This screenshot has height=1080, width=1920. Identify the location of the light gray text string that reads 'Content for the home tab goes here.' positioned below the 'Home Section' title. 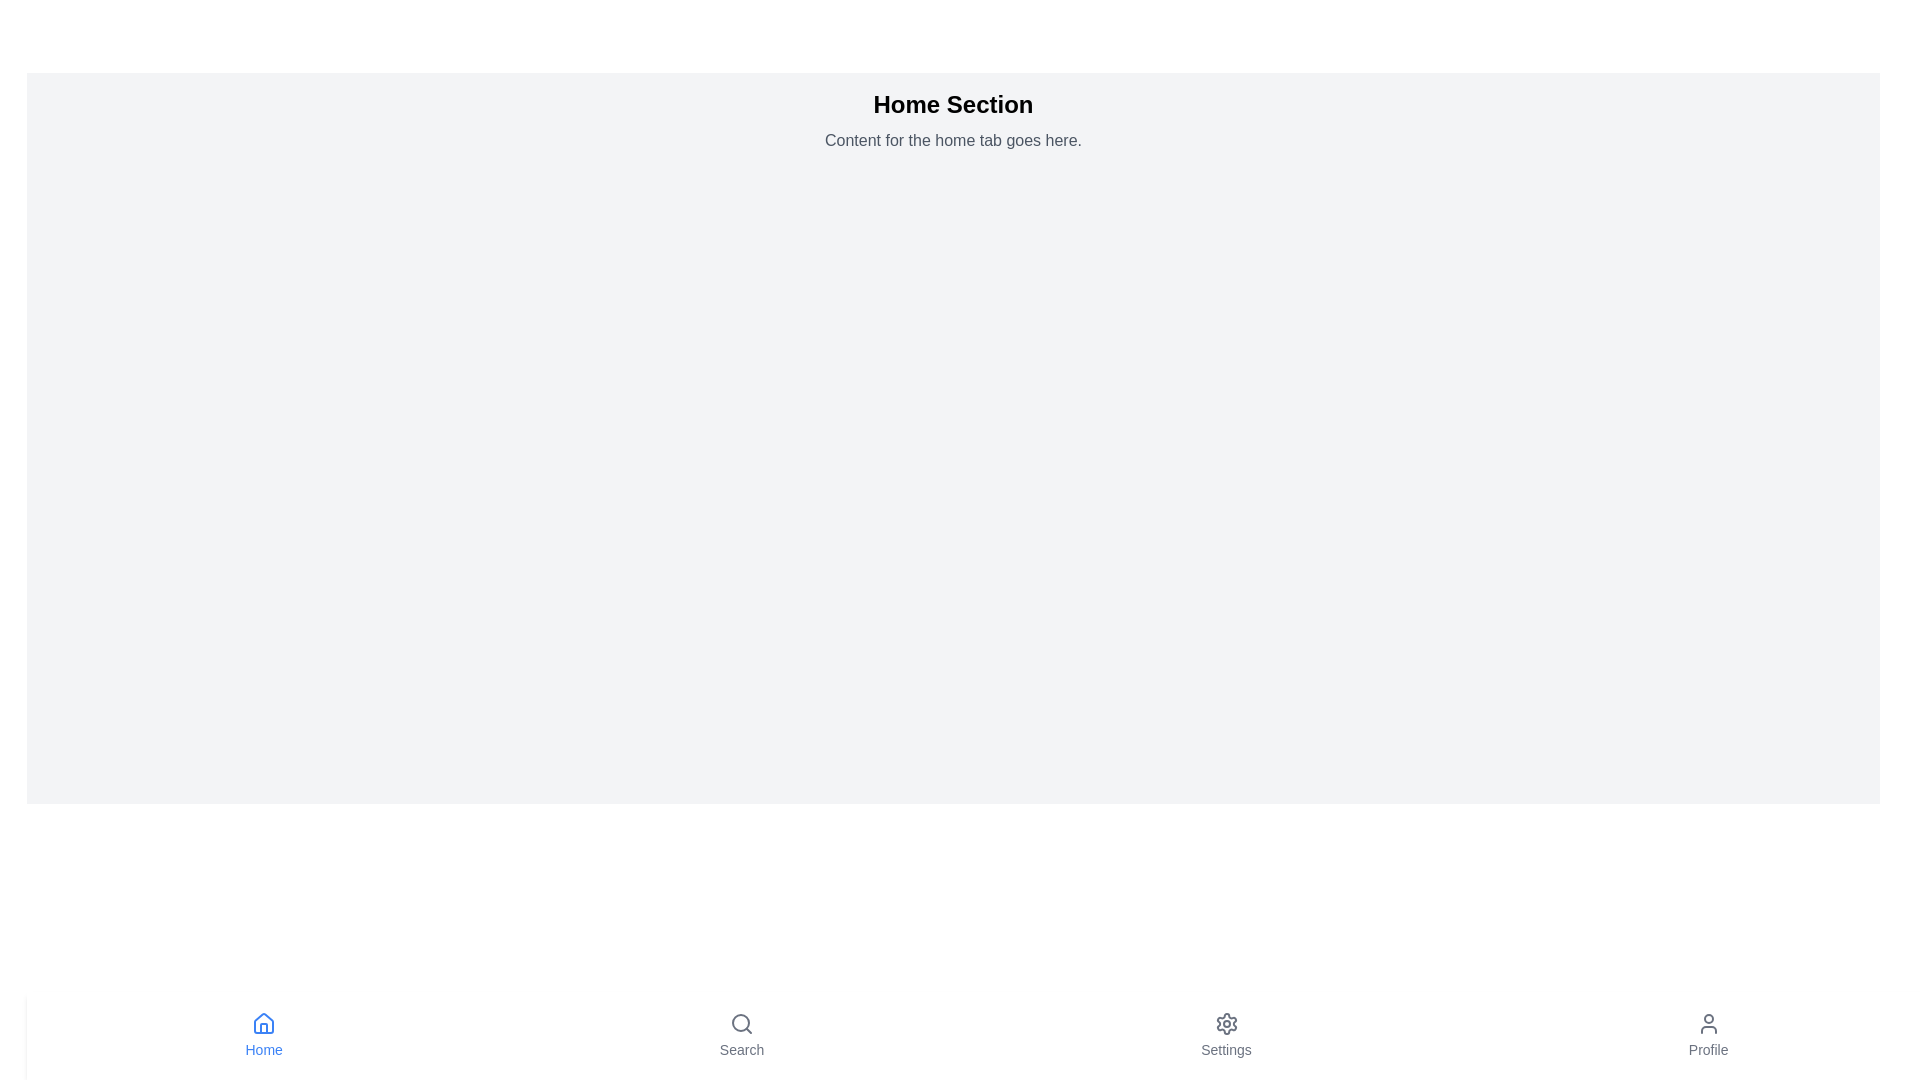
(952, 140).